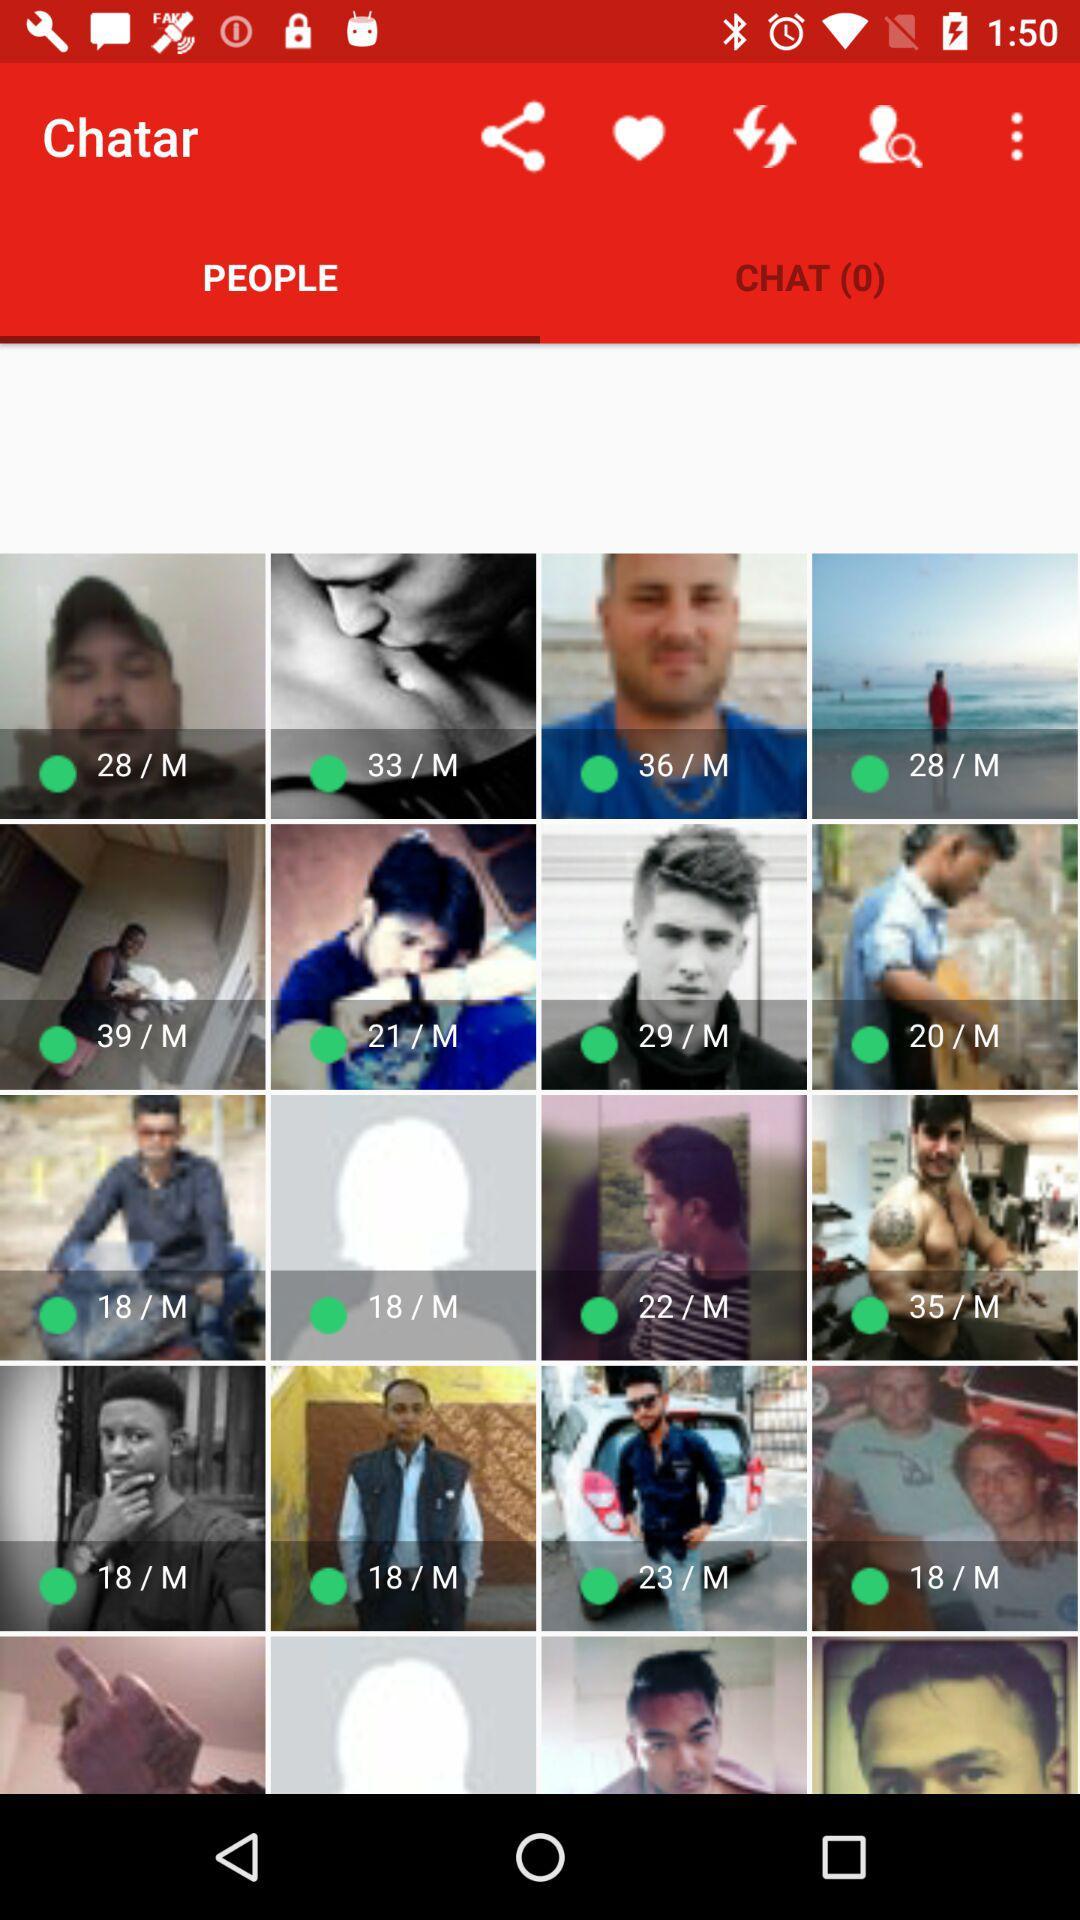  Describe the element at coordinates (512, 135) in the screenshot. I see `item next to the chatar icon` at that location.